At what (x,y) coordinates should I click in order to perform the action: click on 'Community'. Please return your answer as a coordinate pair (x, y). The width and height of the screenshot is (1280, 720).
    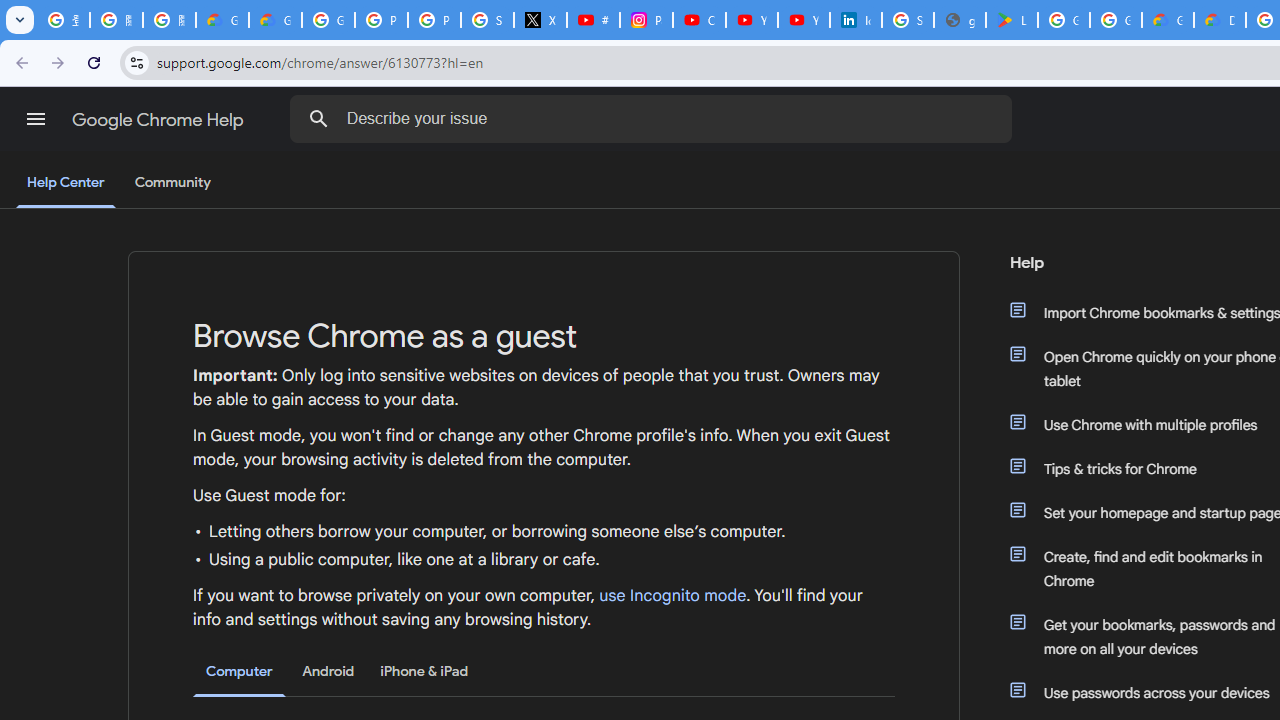
    Looking at the image, I should click on (172, 183).